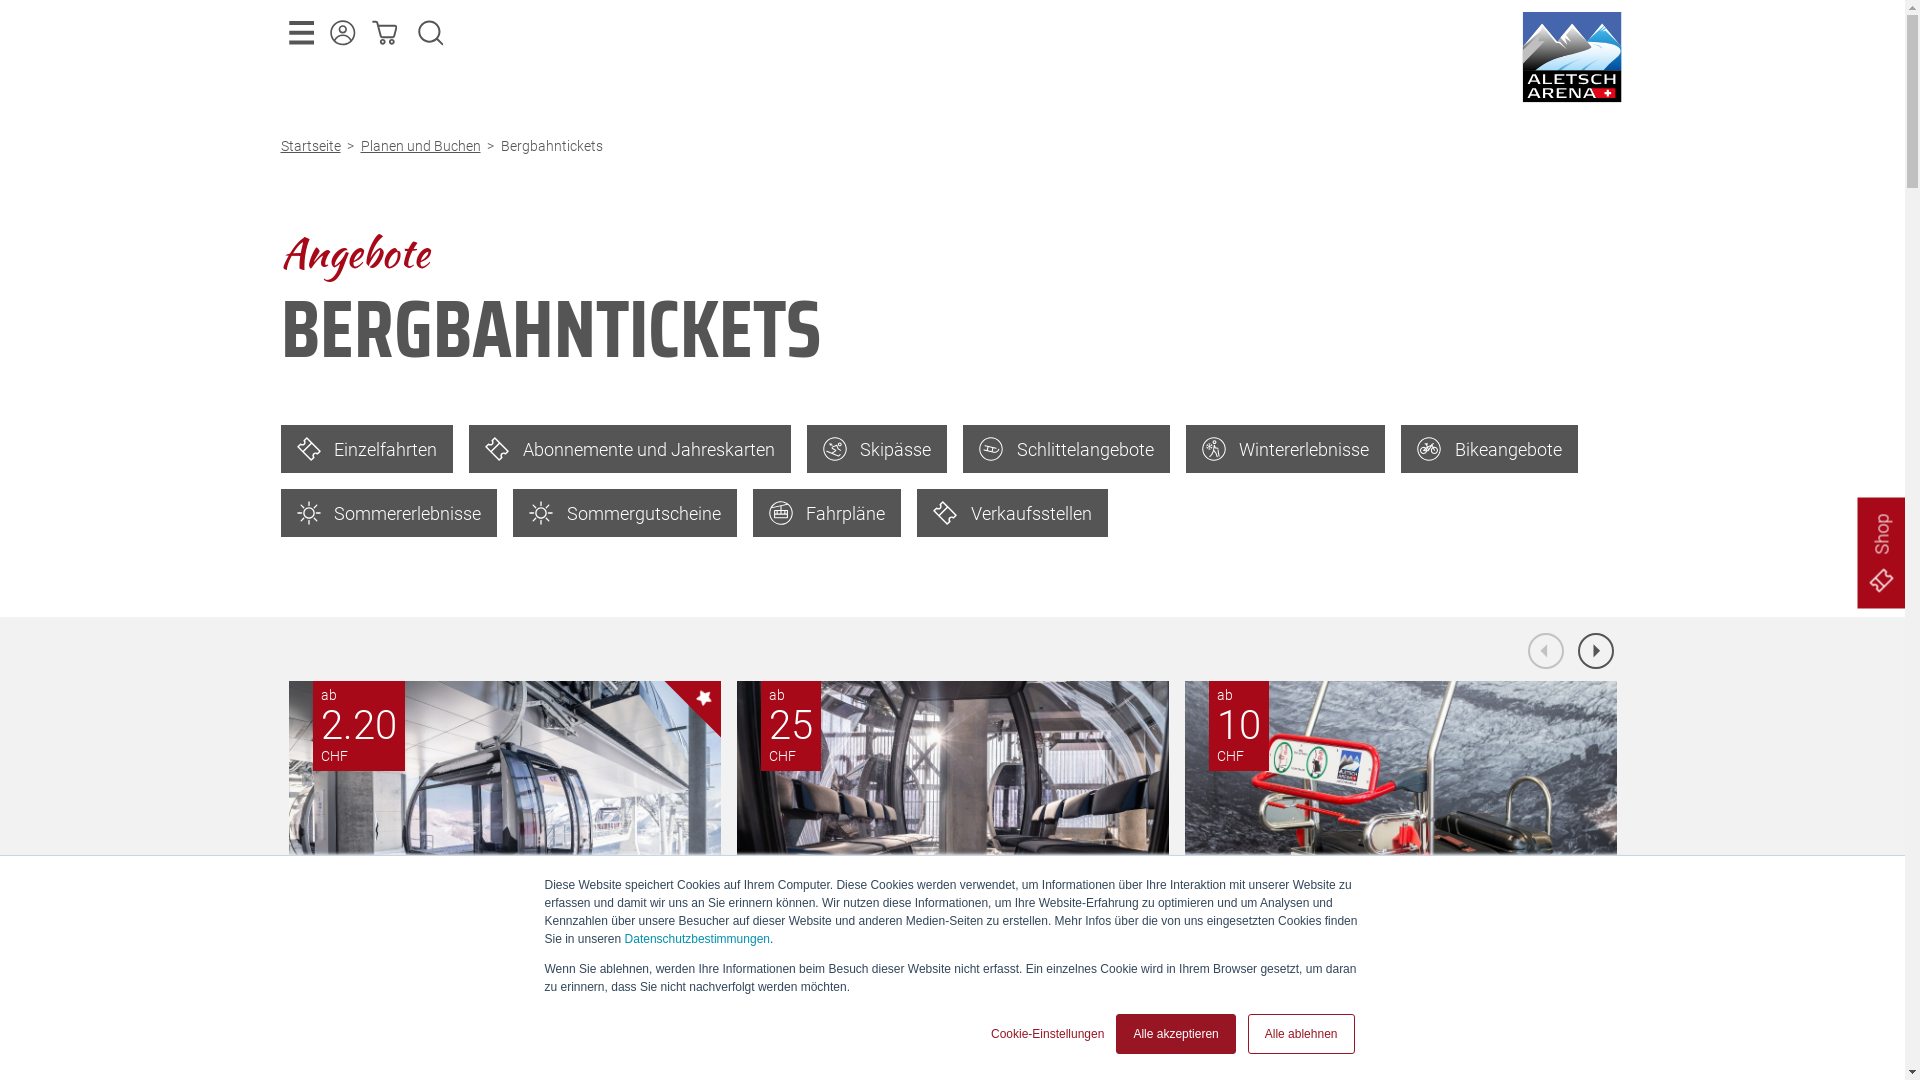 The height and width of the screenshot is (1080, 1920). I want to click on 'Bikeangebote', so click(1489, 447).